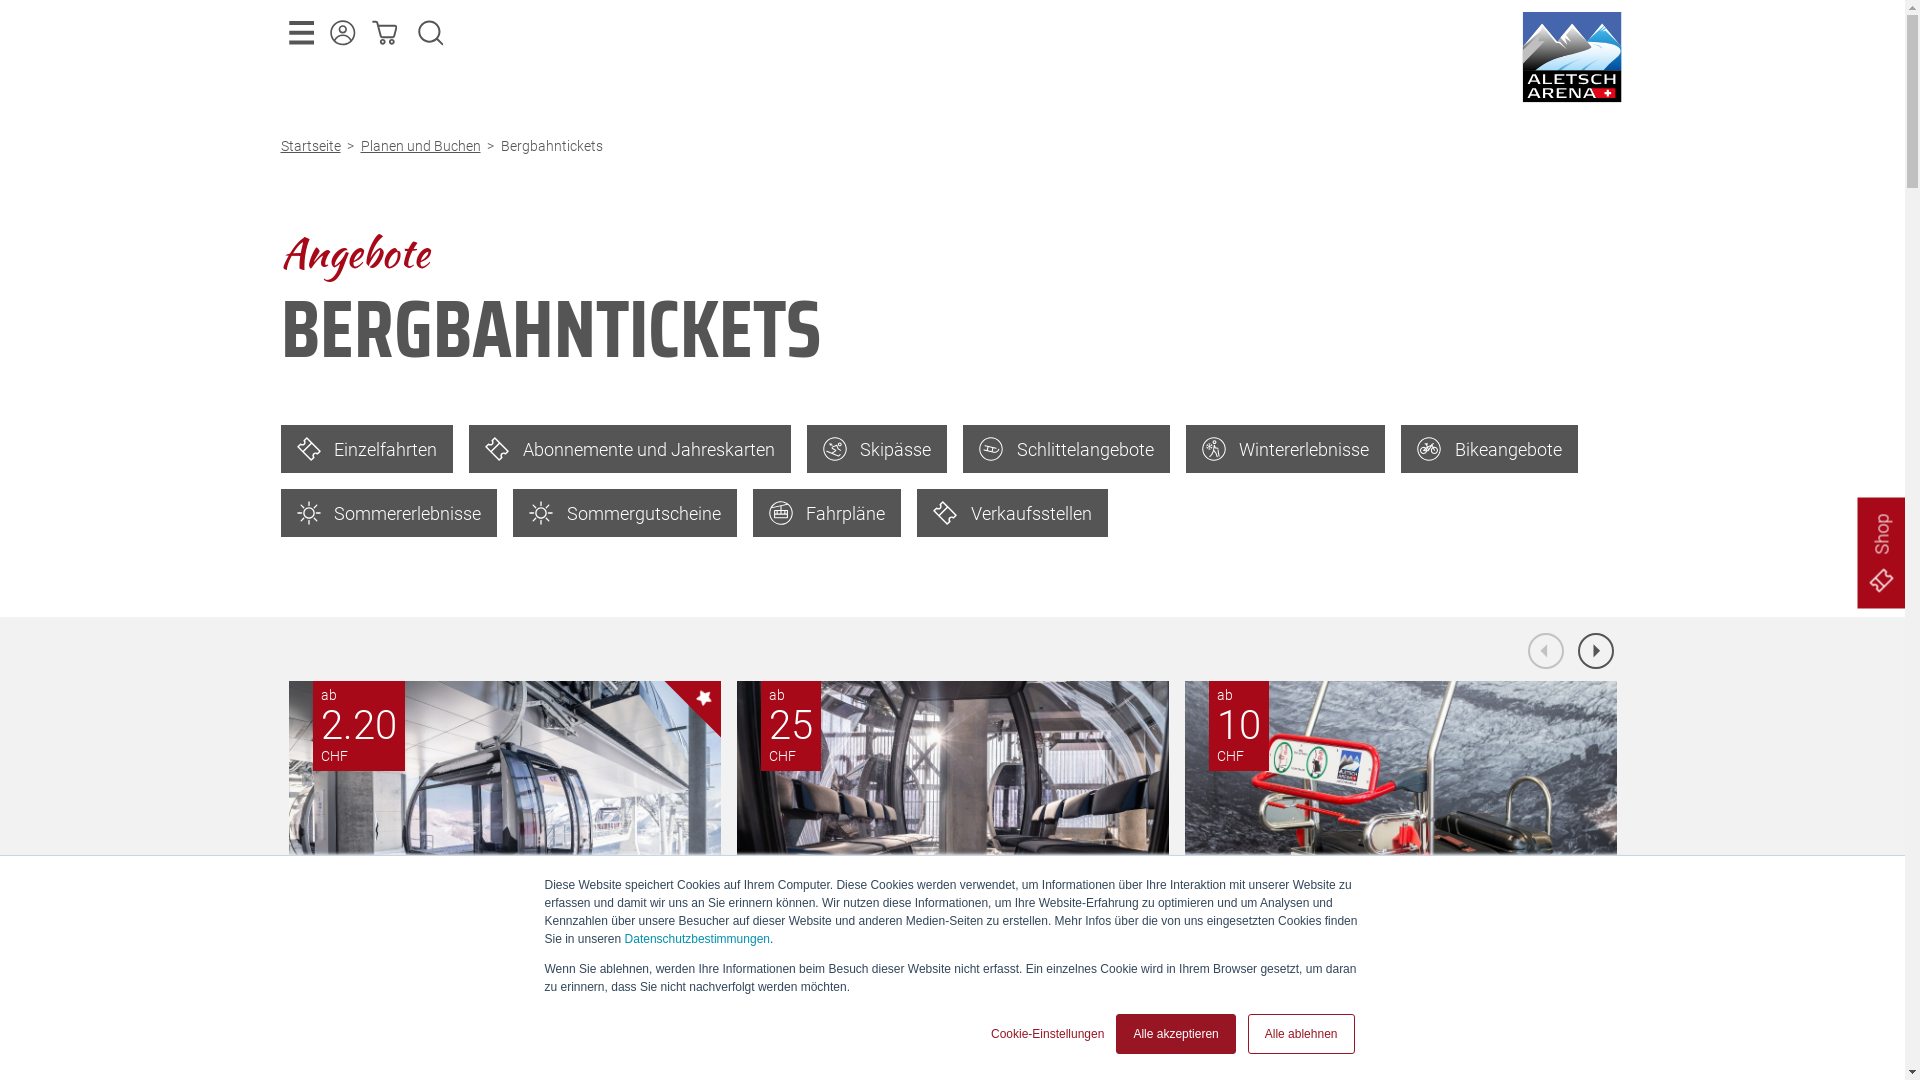 The height and width of the screenshot is (1080, 1920). I want to click on 'Bikeangebote', so click(1489, 447).